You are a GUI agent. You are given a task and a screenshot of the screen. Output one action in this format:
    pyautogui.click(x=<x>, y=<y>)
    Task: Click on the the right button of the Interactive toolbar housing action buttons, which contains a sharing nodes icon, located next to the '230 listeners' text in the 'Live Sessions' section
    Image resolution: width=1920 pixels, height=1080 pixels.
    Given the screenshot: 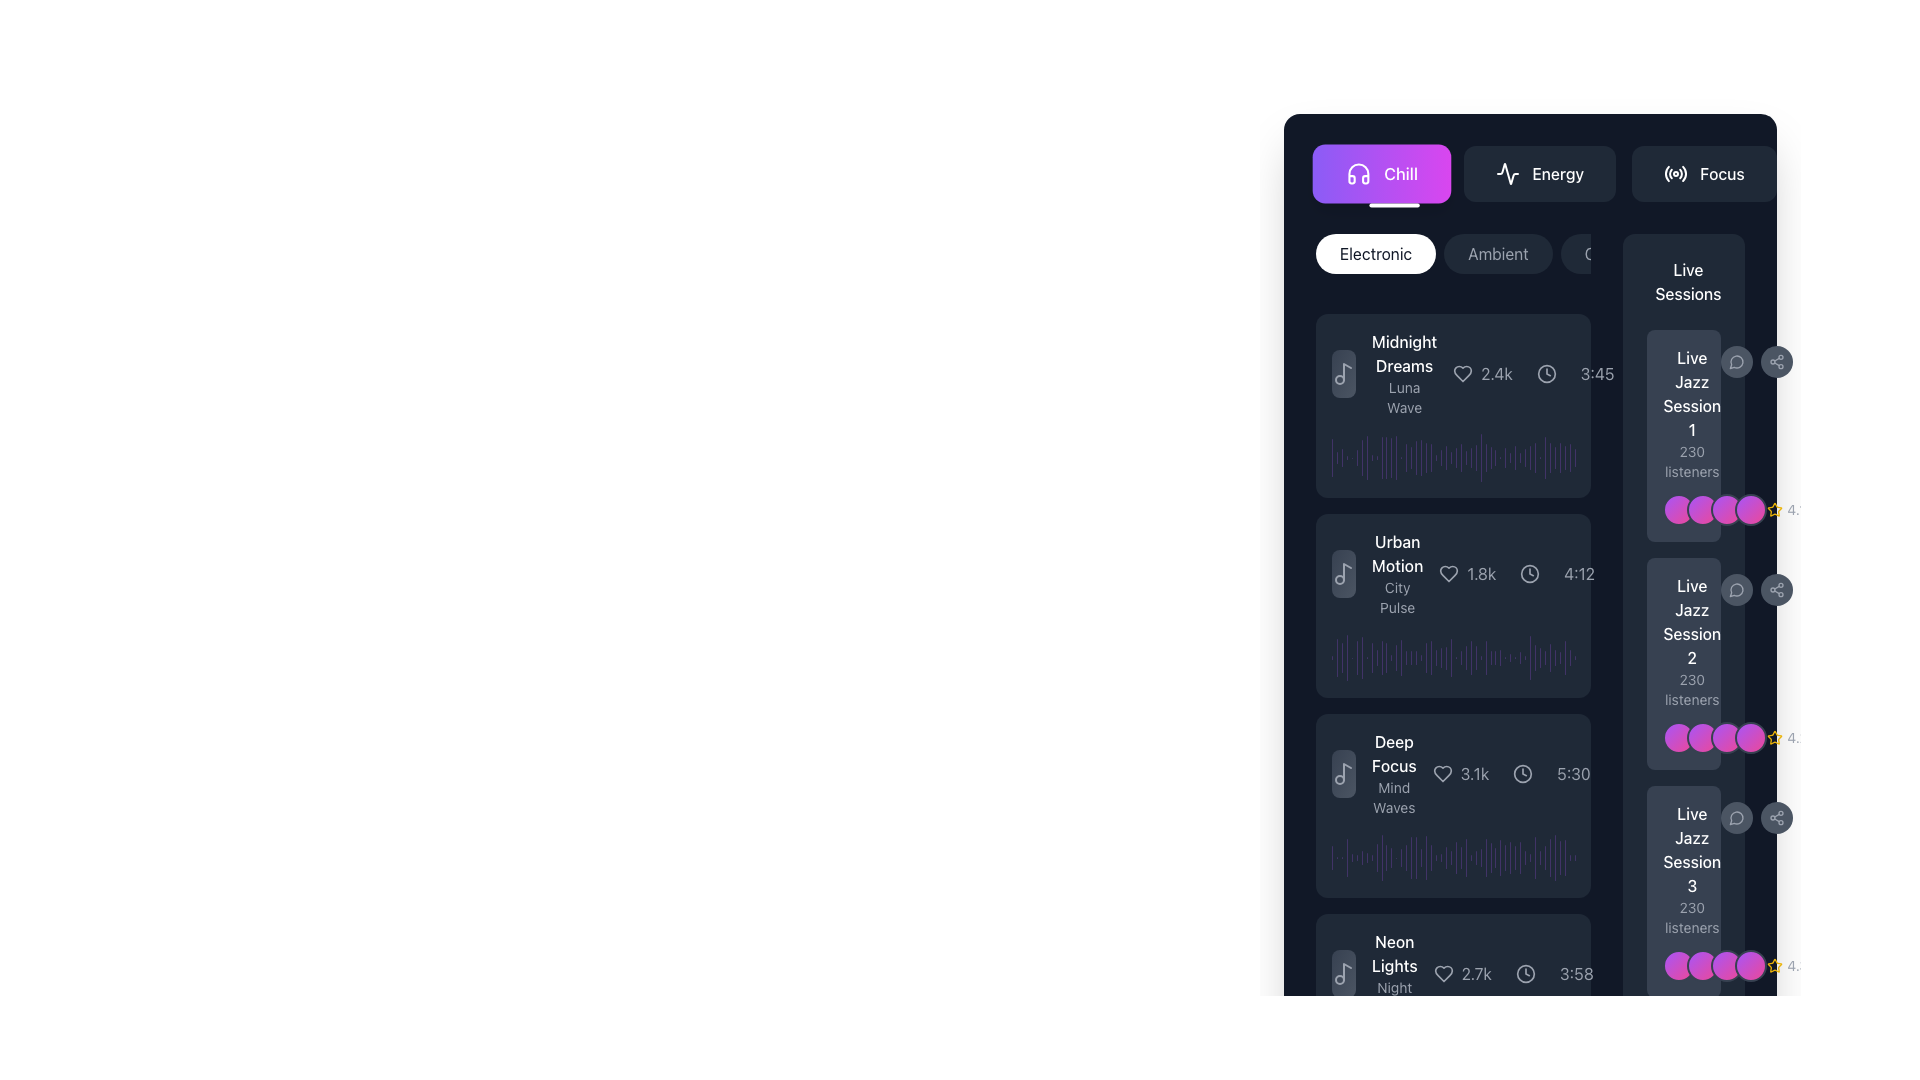 What is the action you would take?
    pyautogui.click(x=1756, y=589)
    